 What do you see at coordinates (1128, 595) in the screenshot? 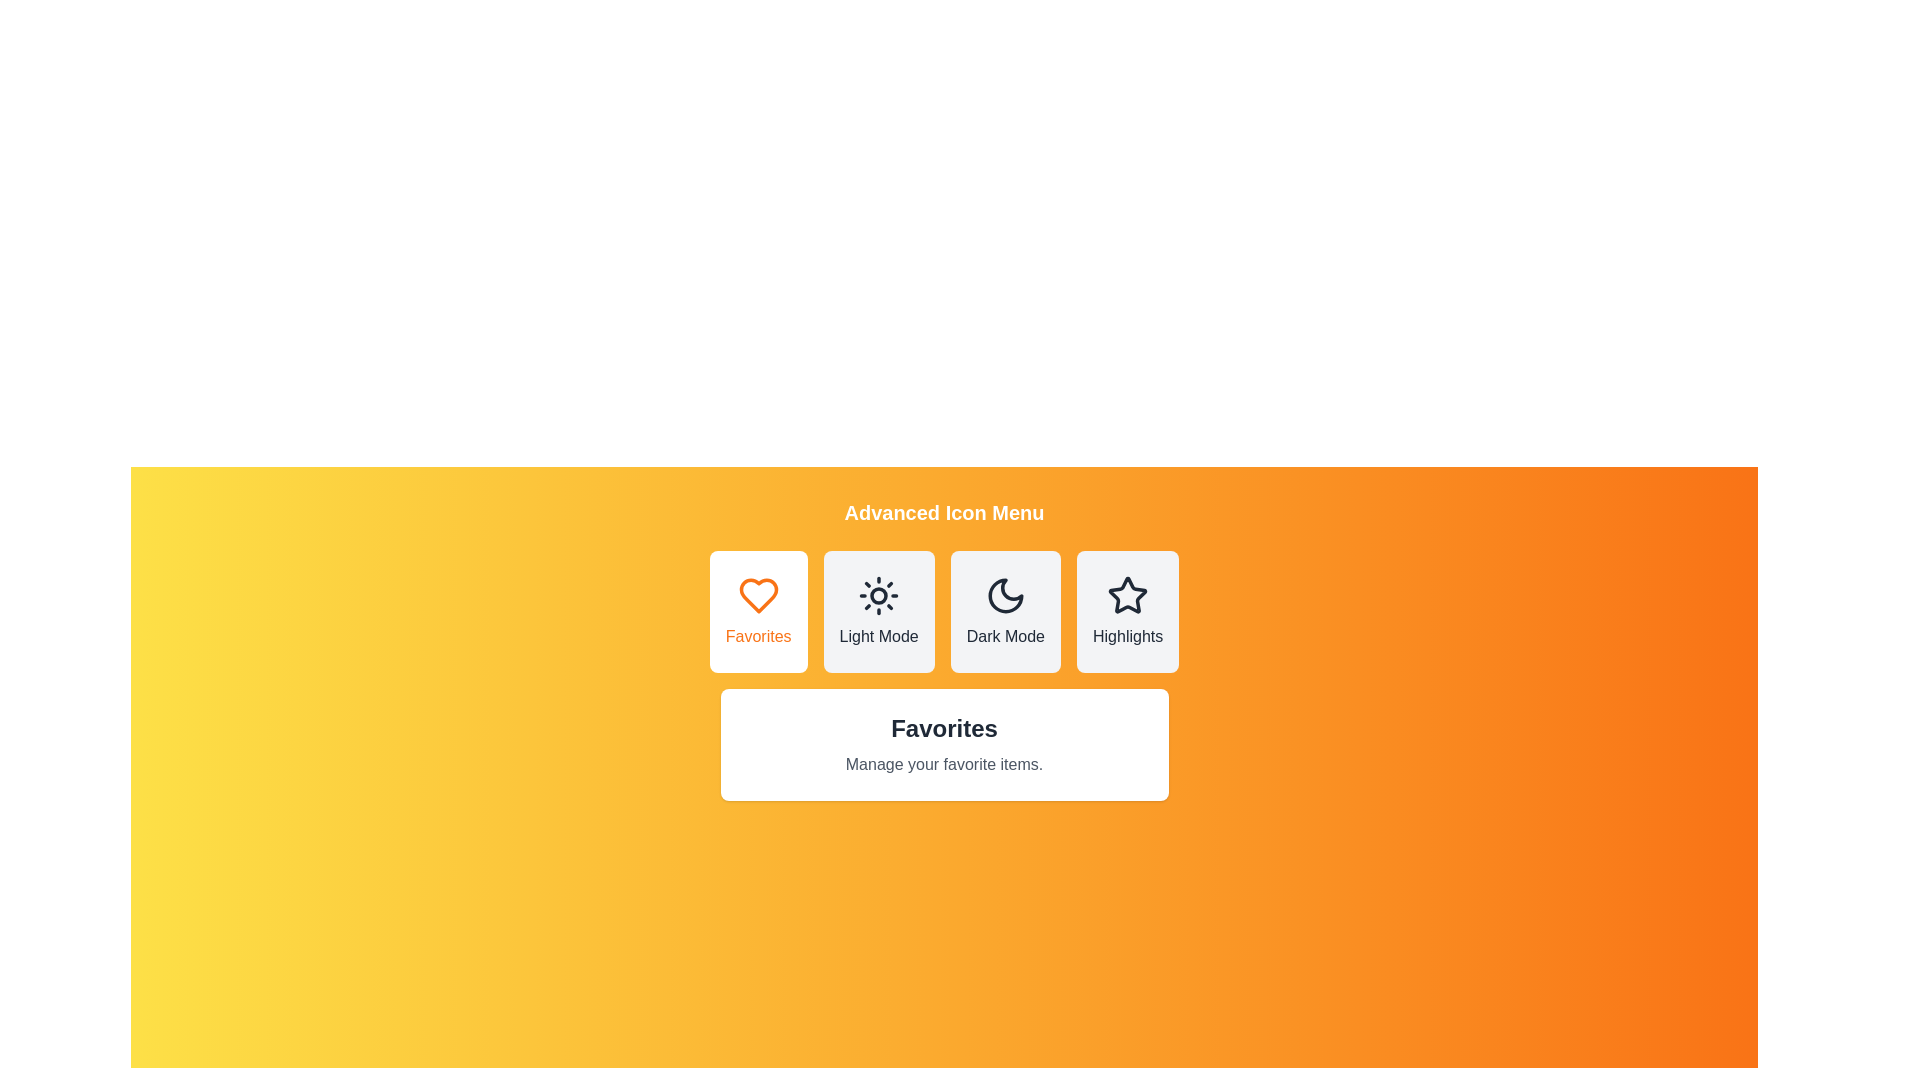
I see `the star-shaped outline icon located in the fourth item of the icon menu row labeled 'Highlights'` at bounding box center [1128, 595].